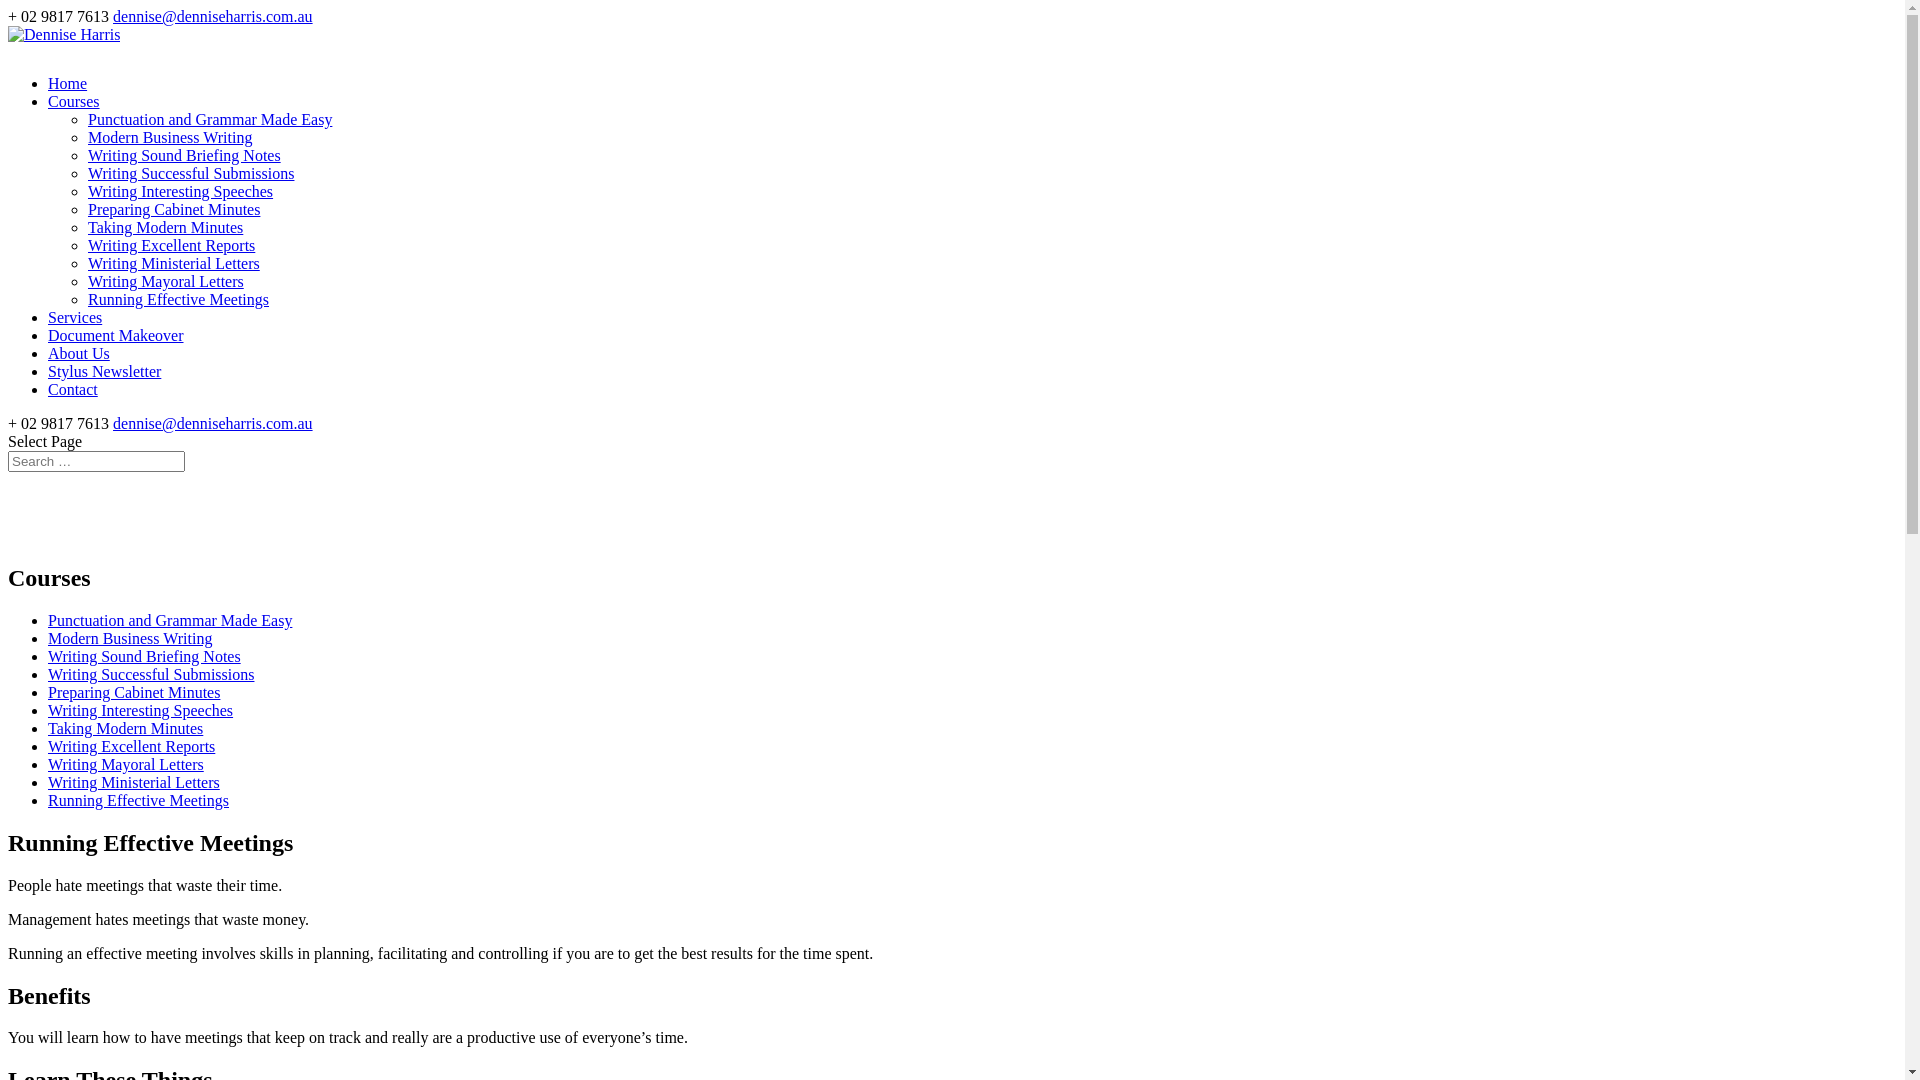 The height and width of the screenshot is (1080, 1920). I want to click on 'dennise@denniseharris.com.au', so click(212, 16).